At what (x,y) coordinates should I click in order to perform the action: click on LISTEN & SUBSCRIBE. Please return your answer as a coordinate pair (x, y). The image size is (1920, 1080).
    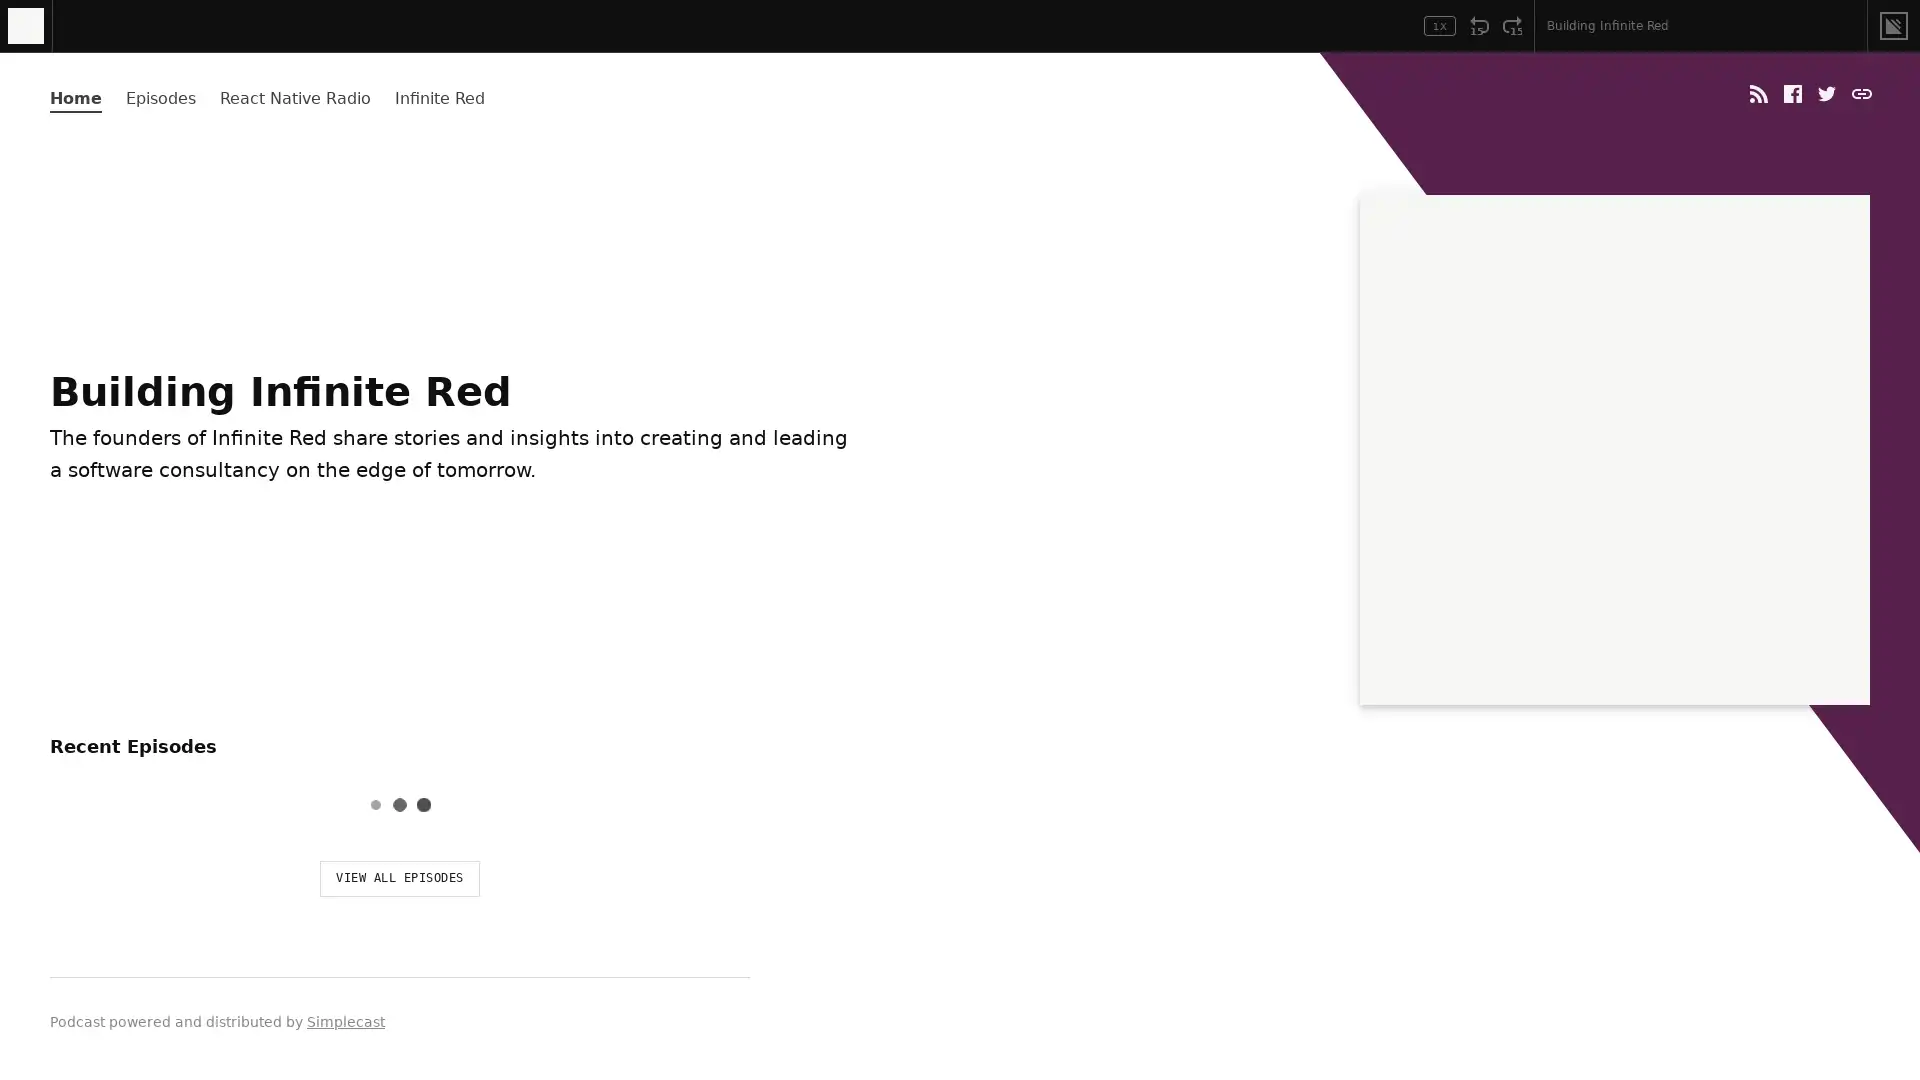
    Looking at the image, I should click on (289, 527).